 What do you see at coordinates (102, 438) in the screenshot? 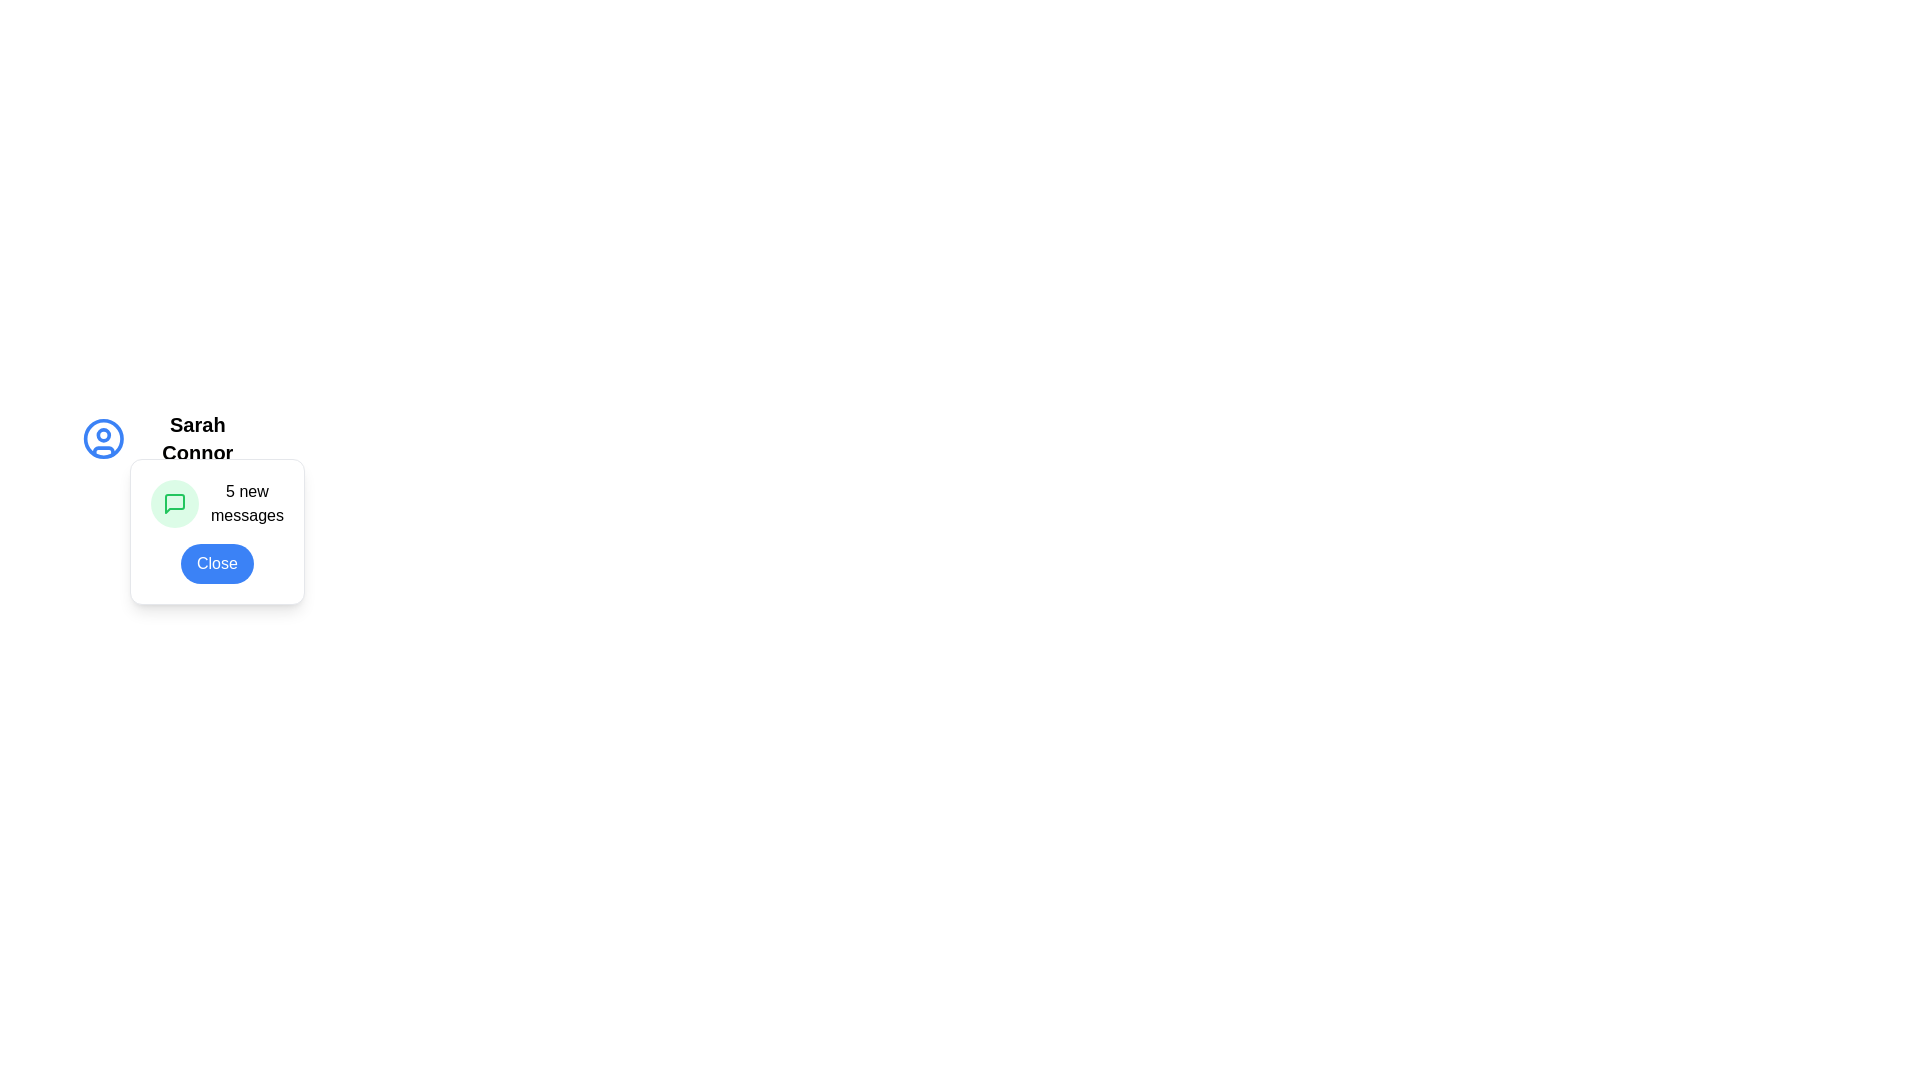
I see `the user profile icon located to the left of the text 'Sarah Connor'` at bounding box center [102, 438].